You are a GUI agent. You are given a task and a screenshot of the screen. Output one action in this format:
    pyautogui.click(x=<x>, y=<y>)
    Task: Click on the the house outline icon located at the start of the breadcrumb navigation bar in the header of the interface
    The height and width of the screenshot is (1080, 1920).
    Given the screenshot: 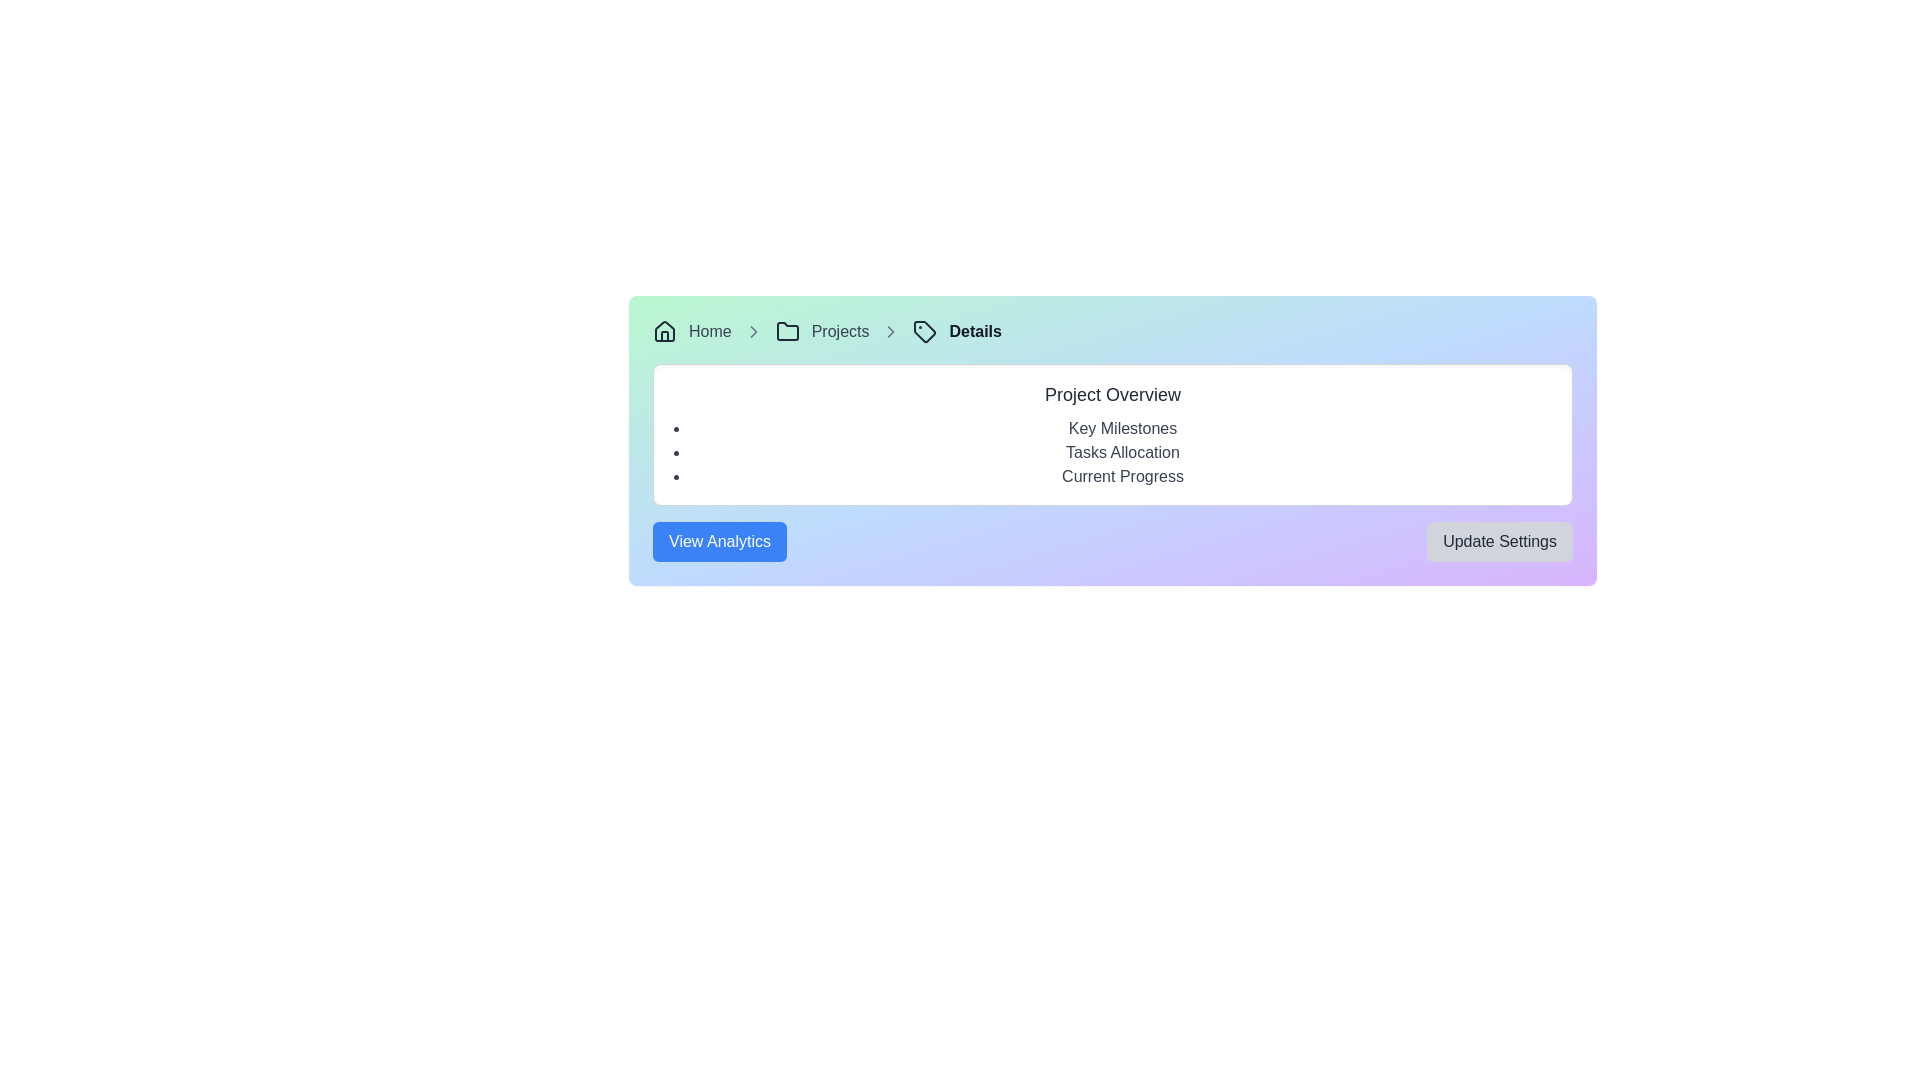 What is the action you would take?
    pyautogui.click(x=665, y=330)
    